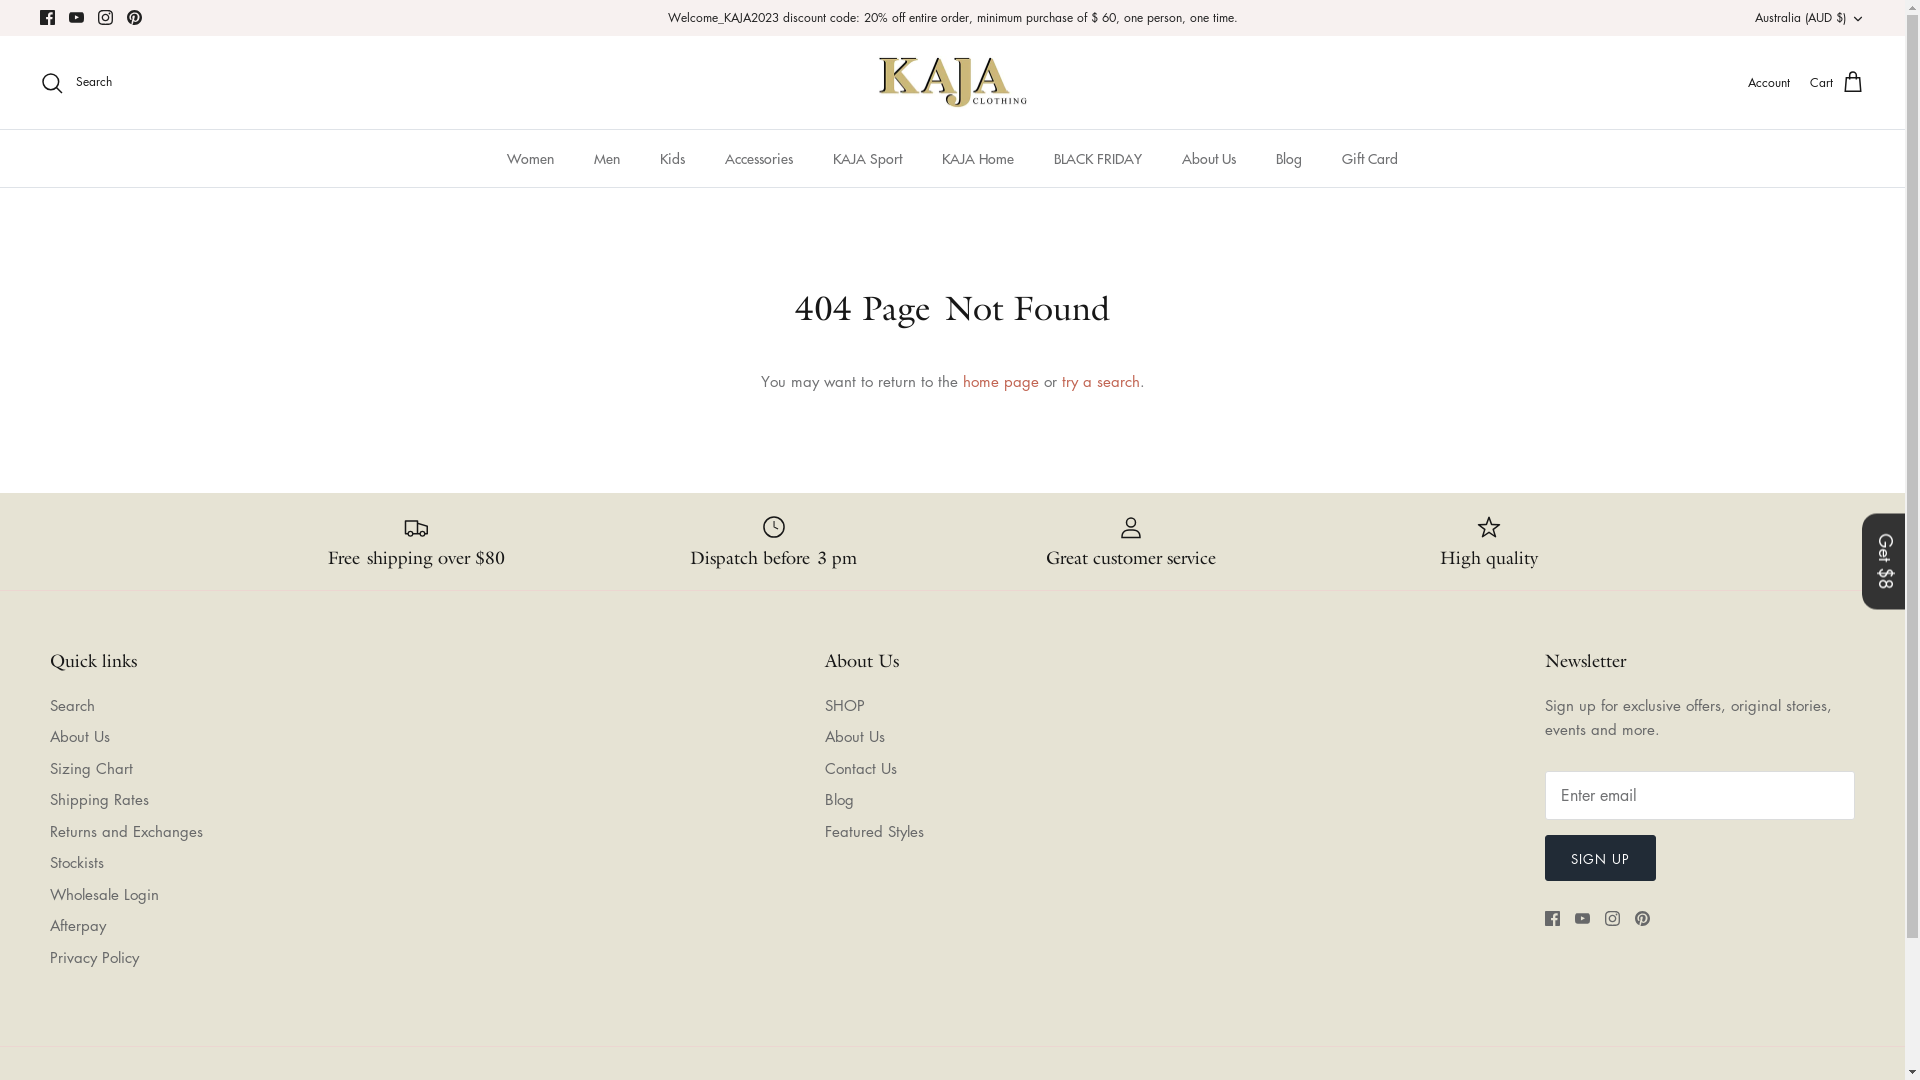  Describe the element at coordinates (605, 157) in the screenshot. I see `'Men'` at that location.